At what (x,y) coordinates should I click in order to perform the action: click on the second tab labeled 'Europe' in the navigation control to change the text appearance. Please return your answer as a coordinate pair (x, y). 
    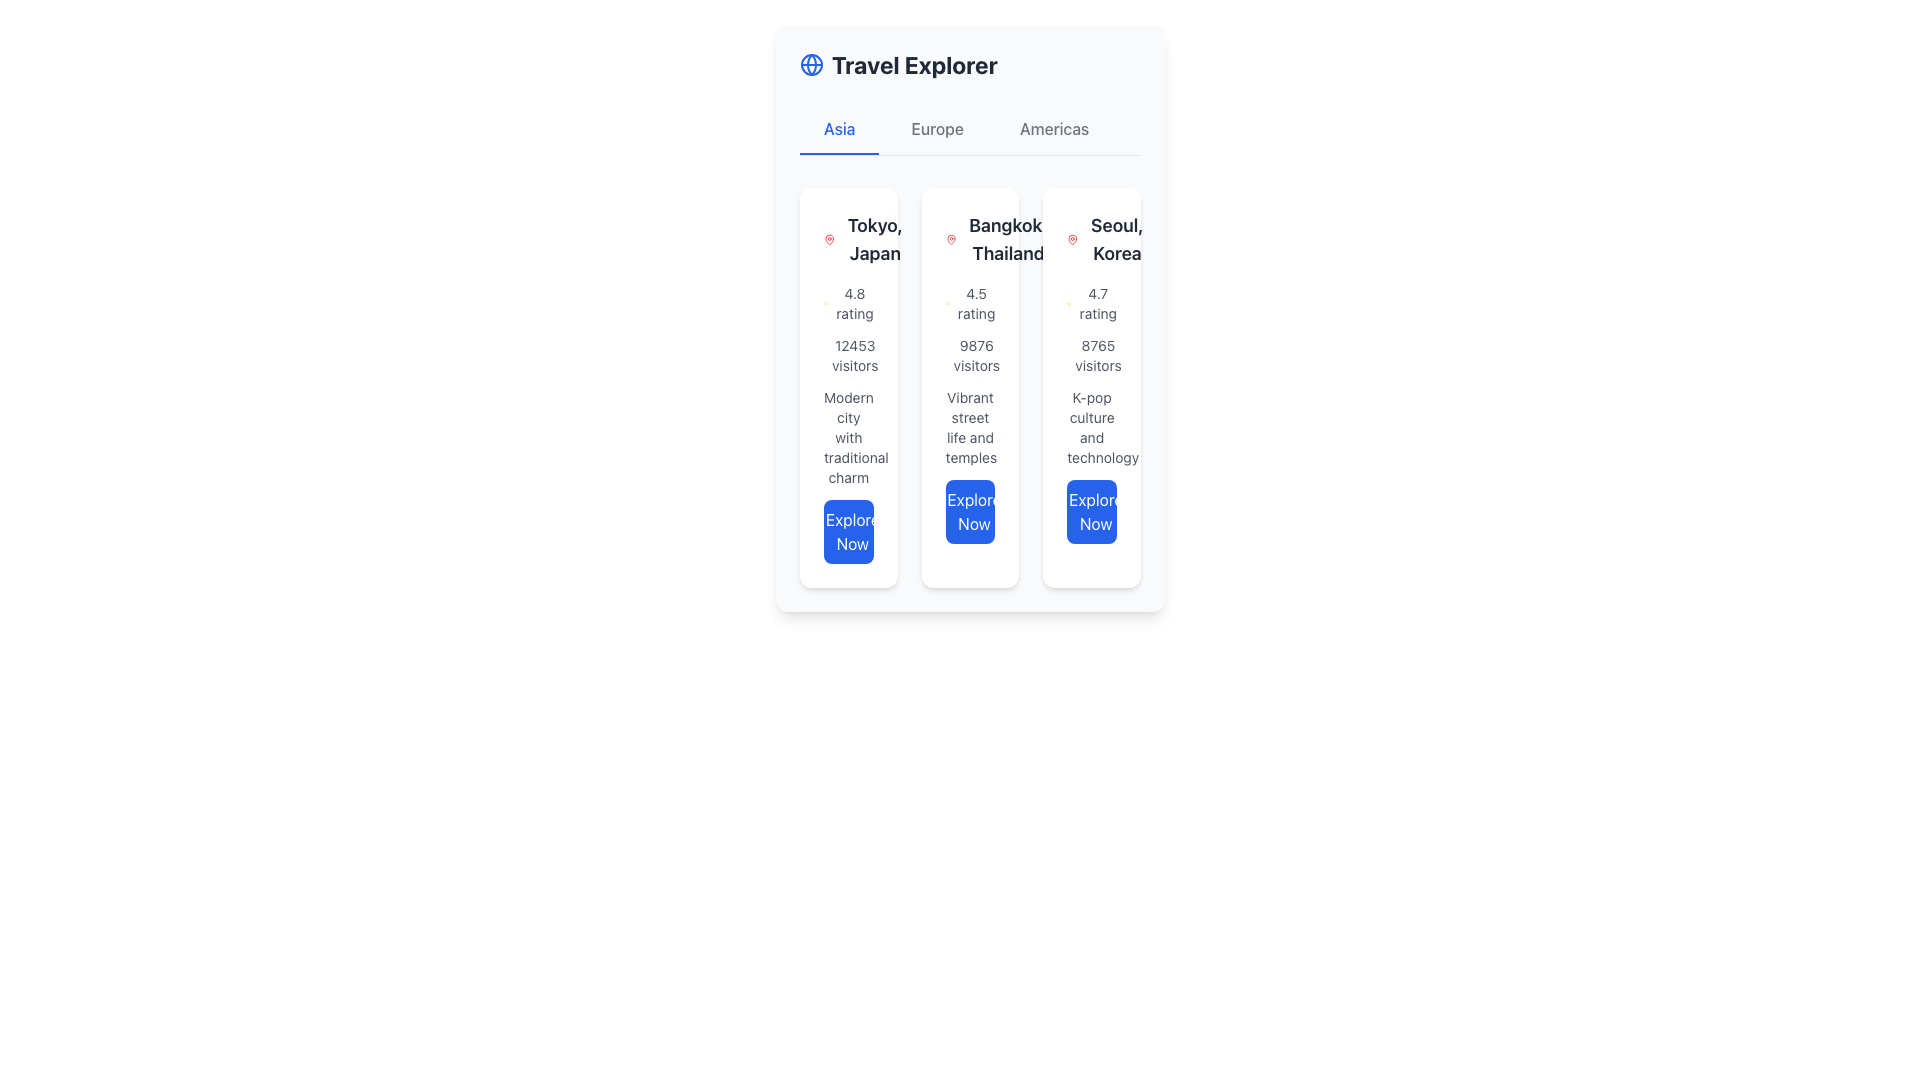
    Looking at the image, I should click on (936, 130).